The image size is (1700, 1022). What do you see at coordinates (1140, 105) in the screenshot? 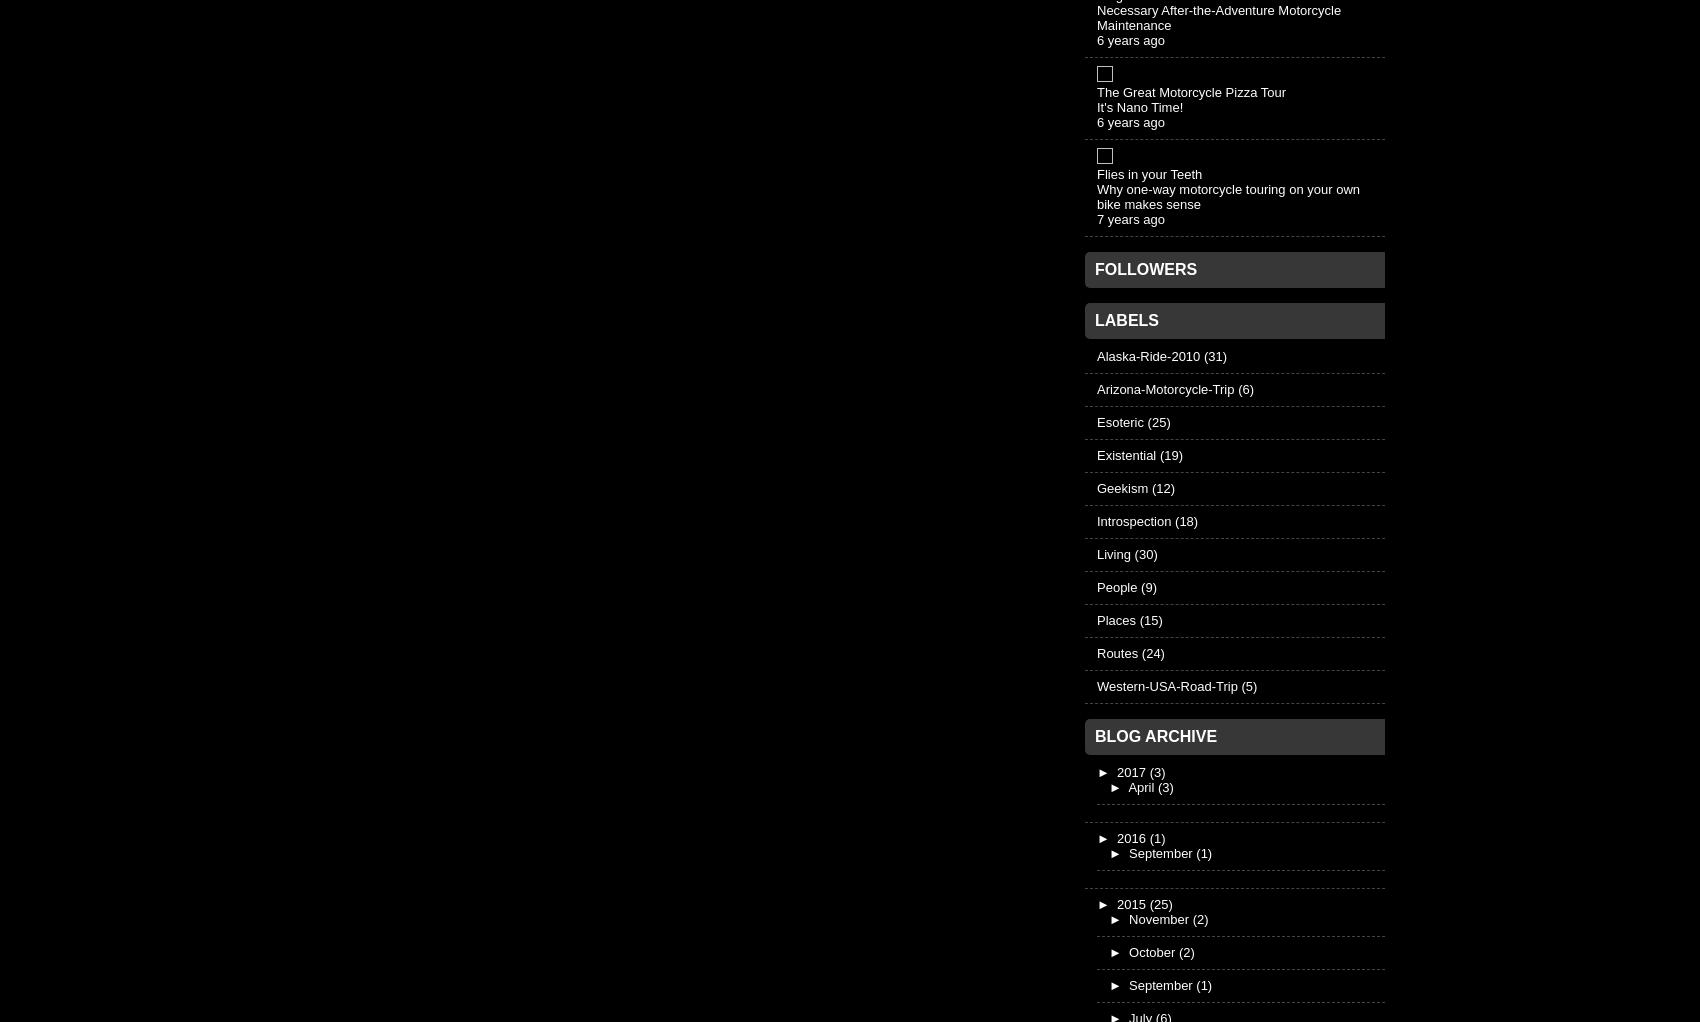
I see `'It's Nano Time!'` at bounding box center [1140, 105].